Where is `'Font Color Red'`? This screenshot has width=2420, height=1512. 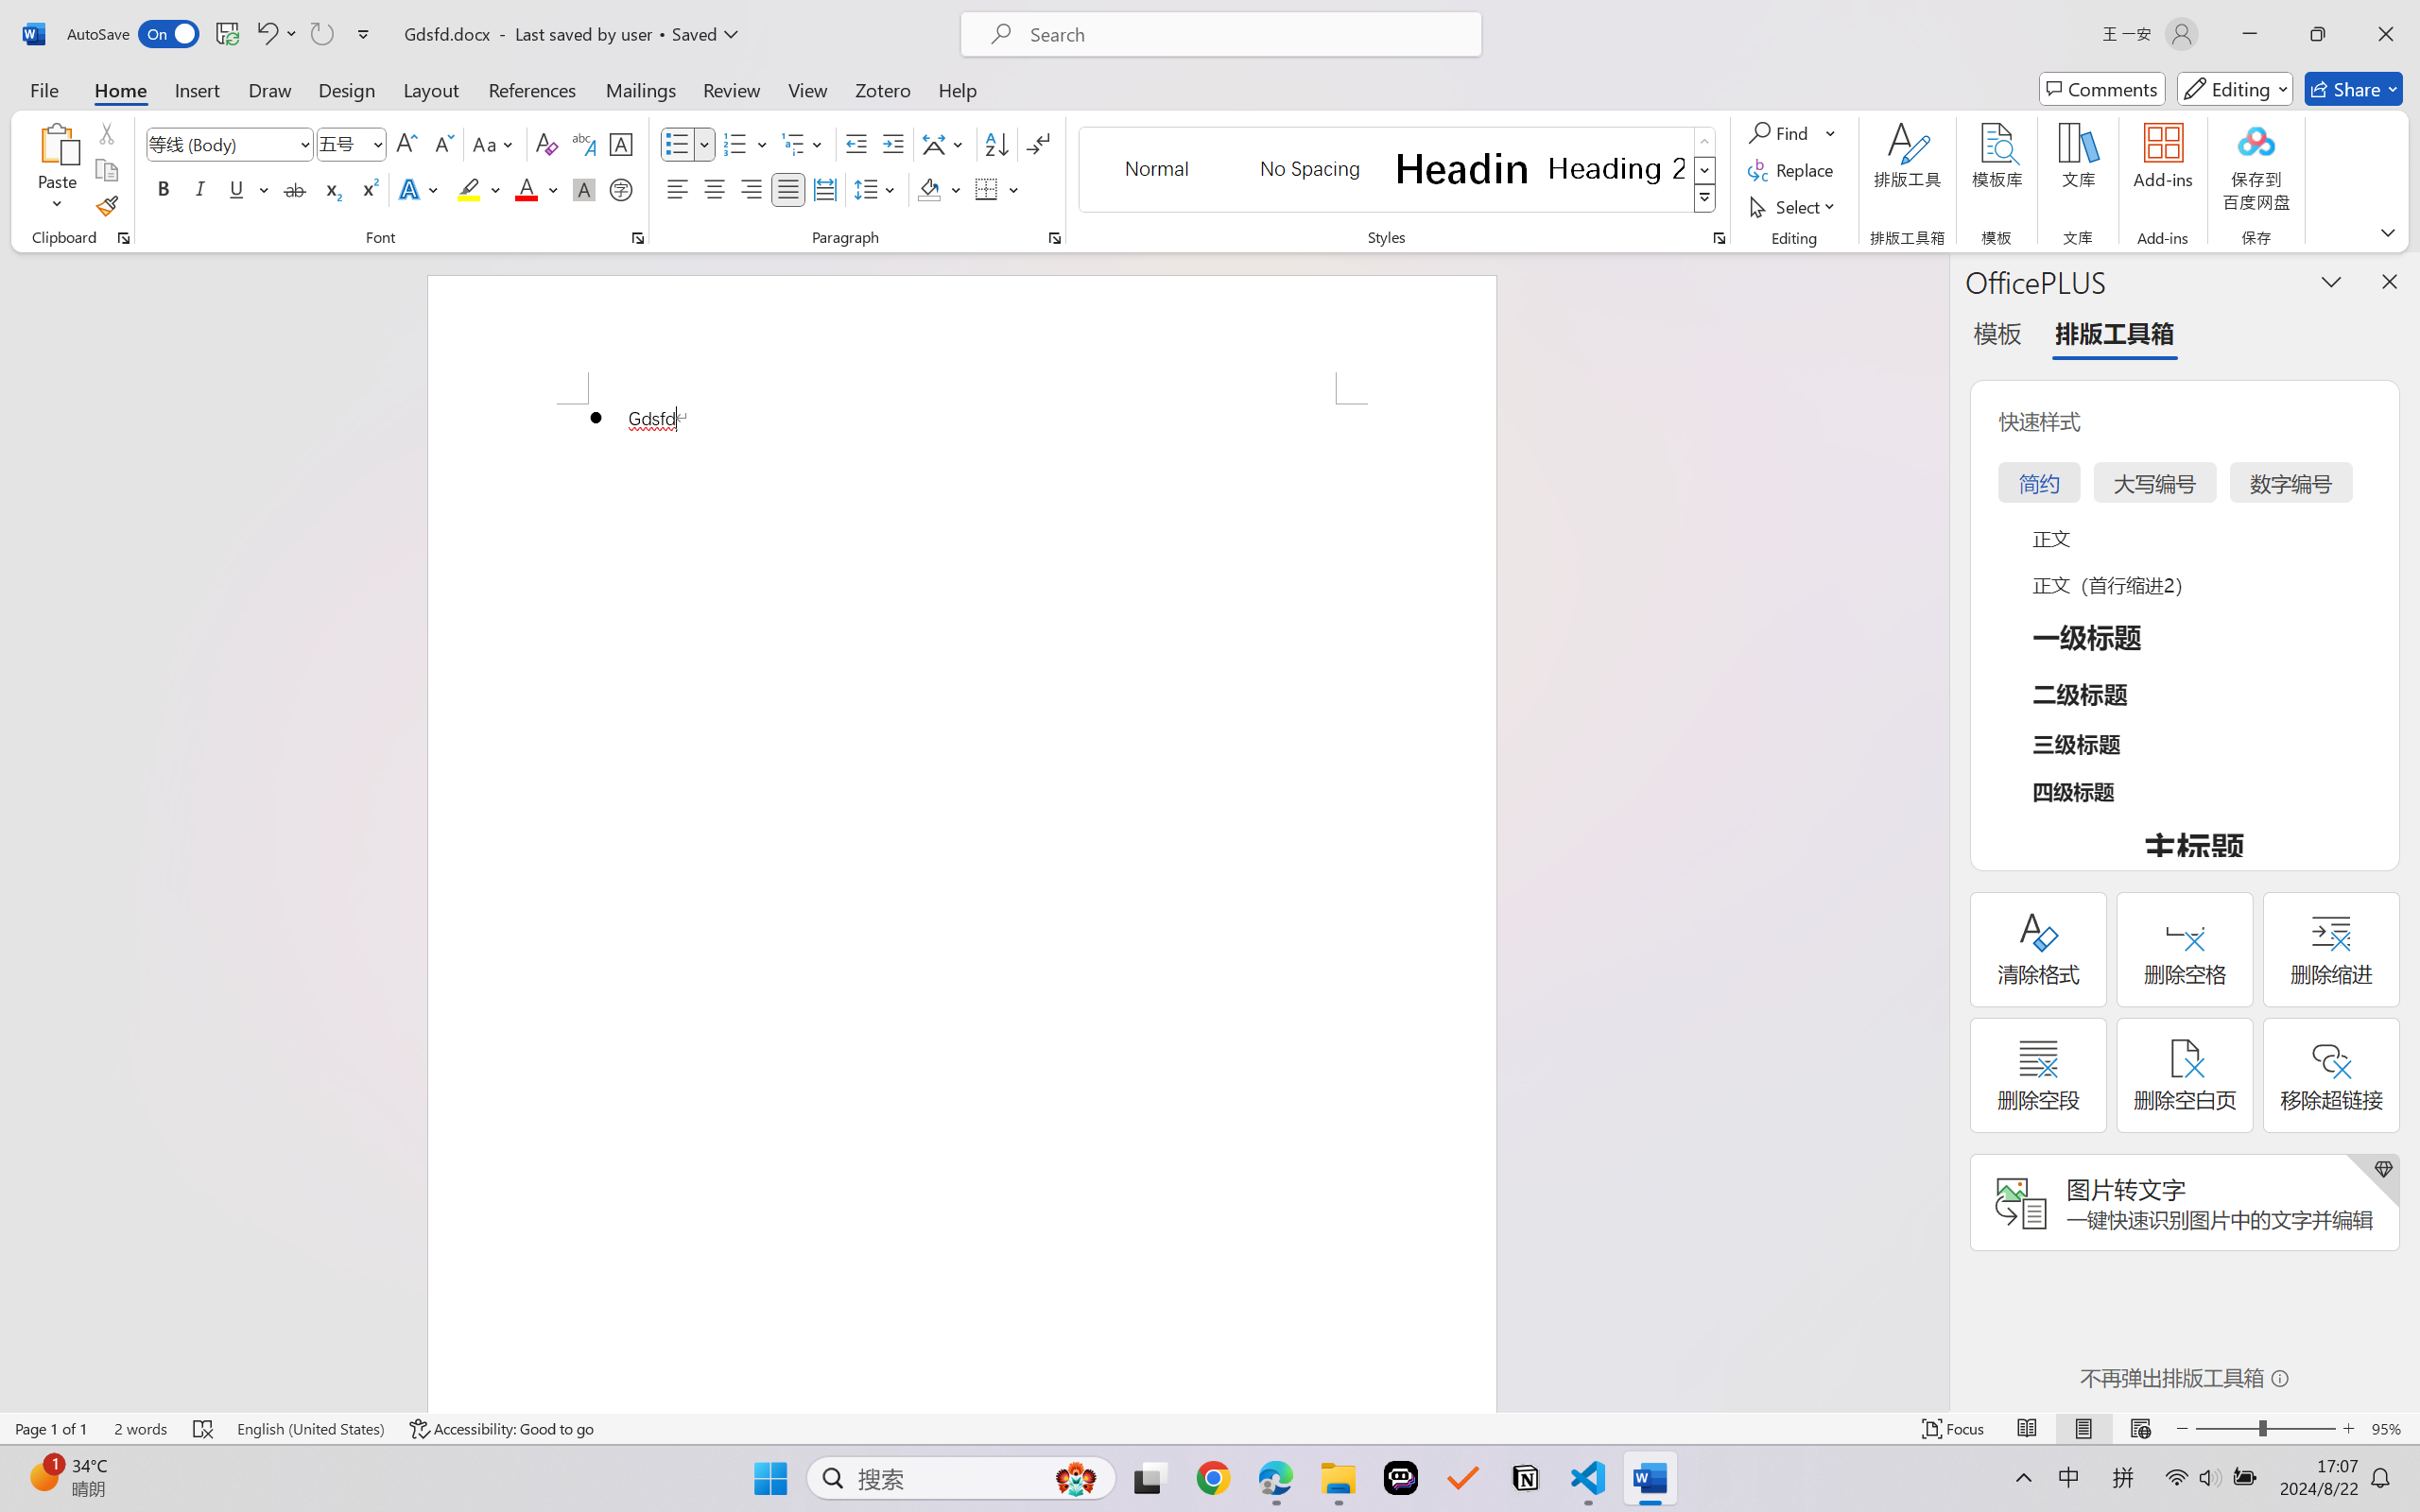 'Font Color Red' is located at coordinates (527, 188).